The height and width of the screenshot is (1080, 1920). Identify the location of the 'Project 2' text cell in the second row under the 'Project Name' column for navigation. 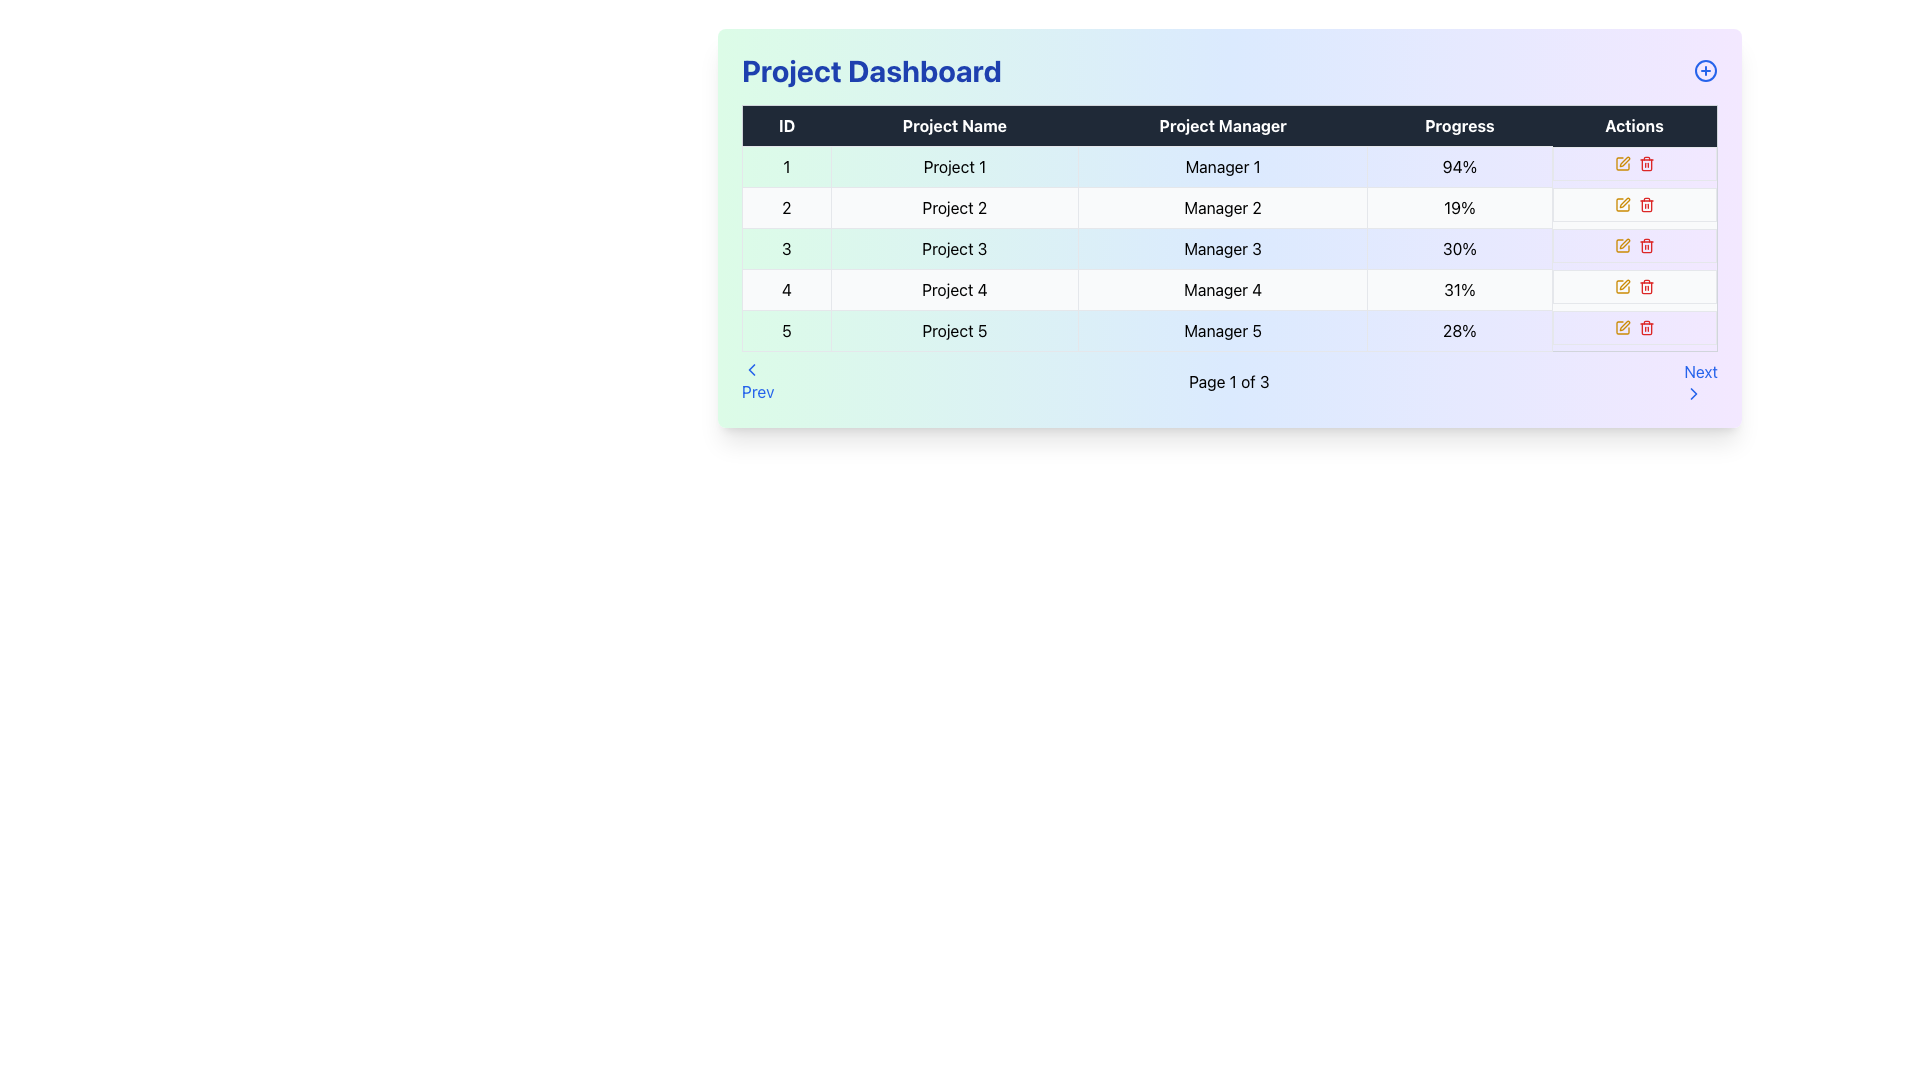
(953, 208).